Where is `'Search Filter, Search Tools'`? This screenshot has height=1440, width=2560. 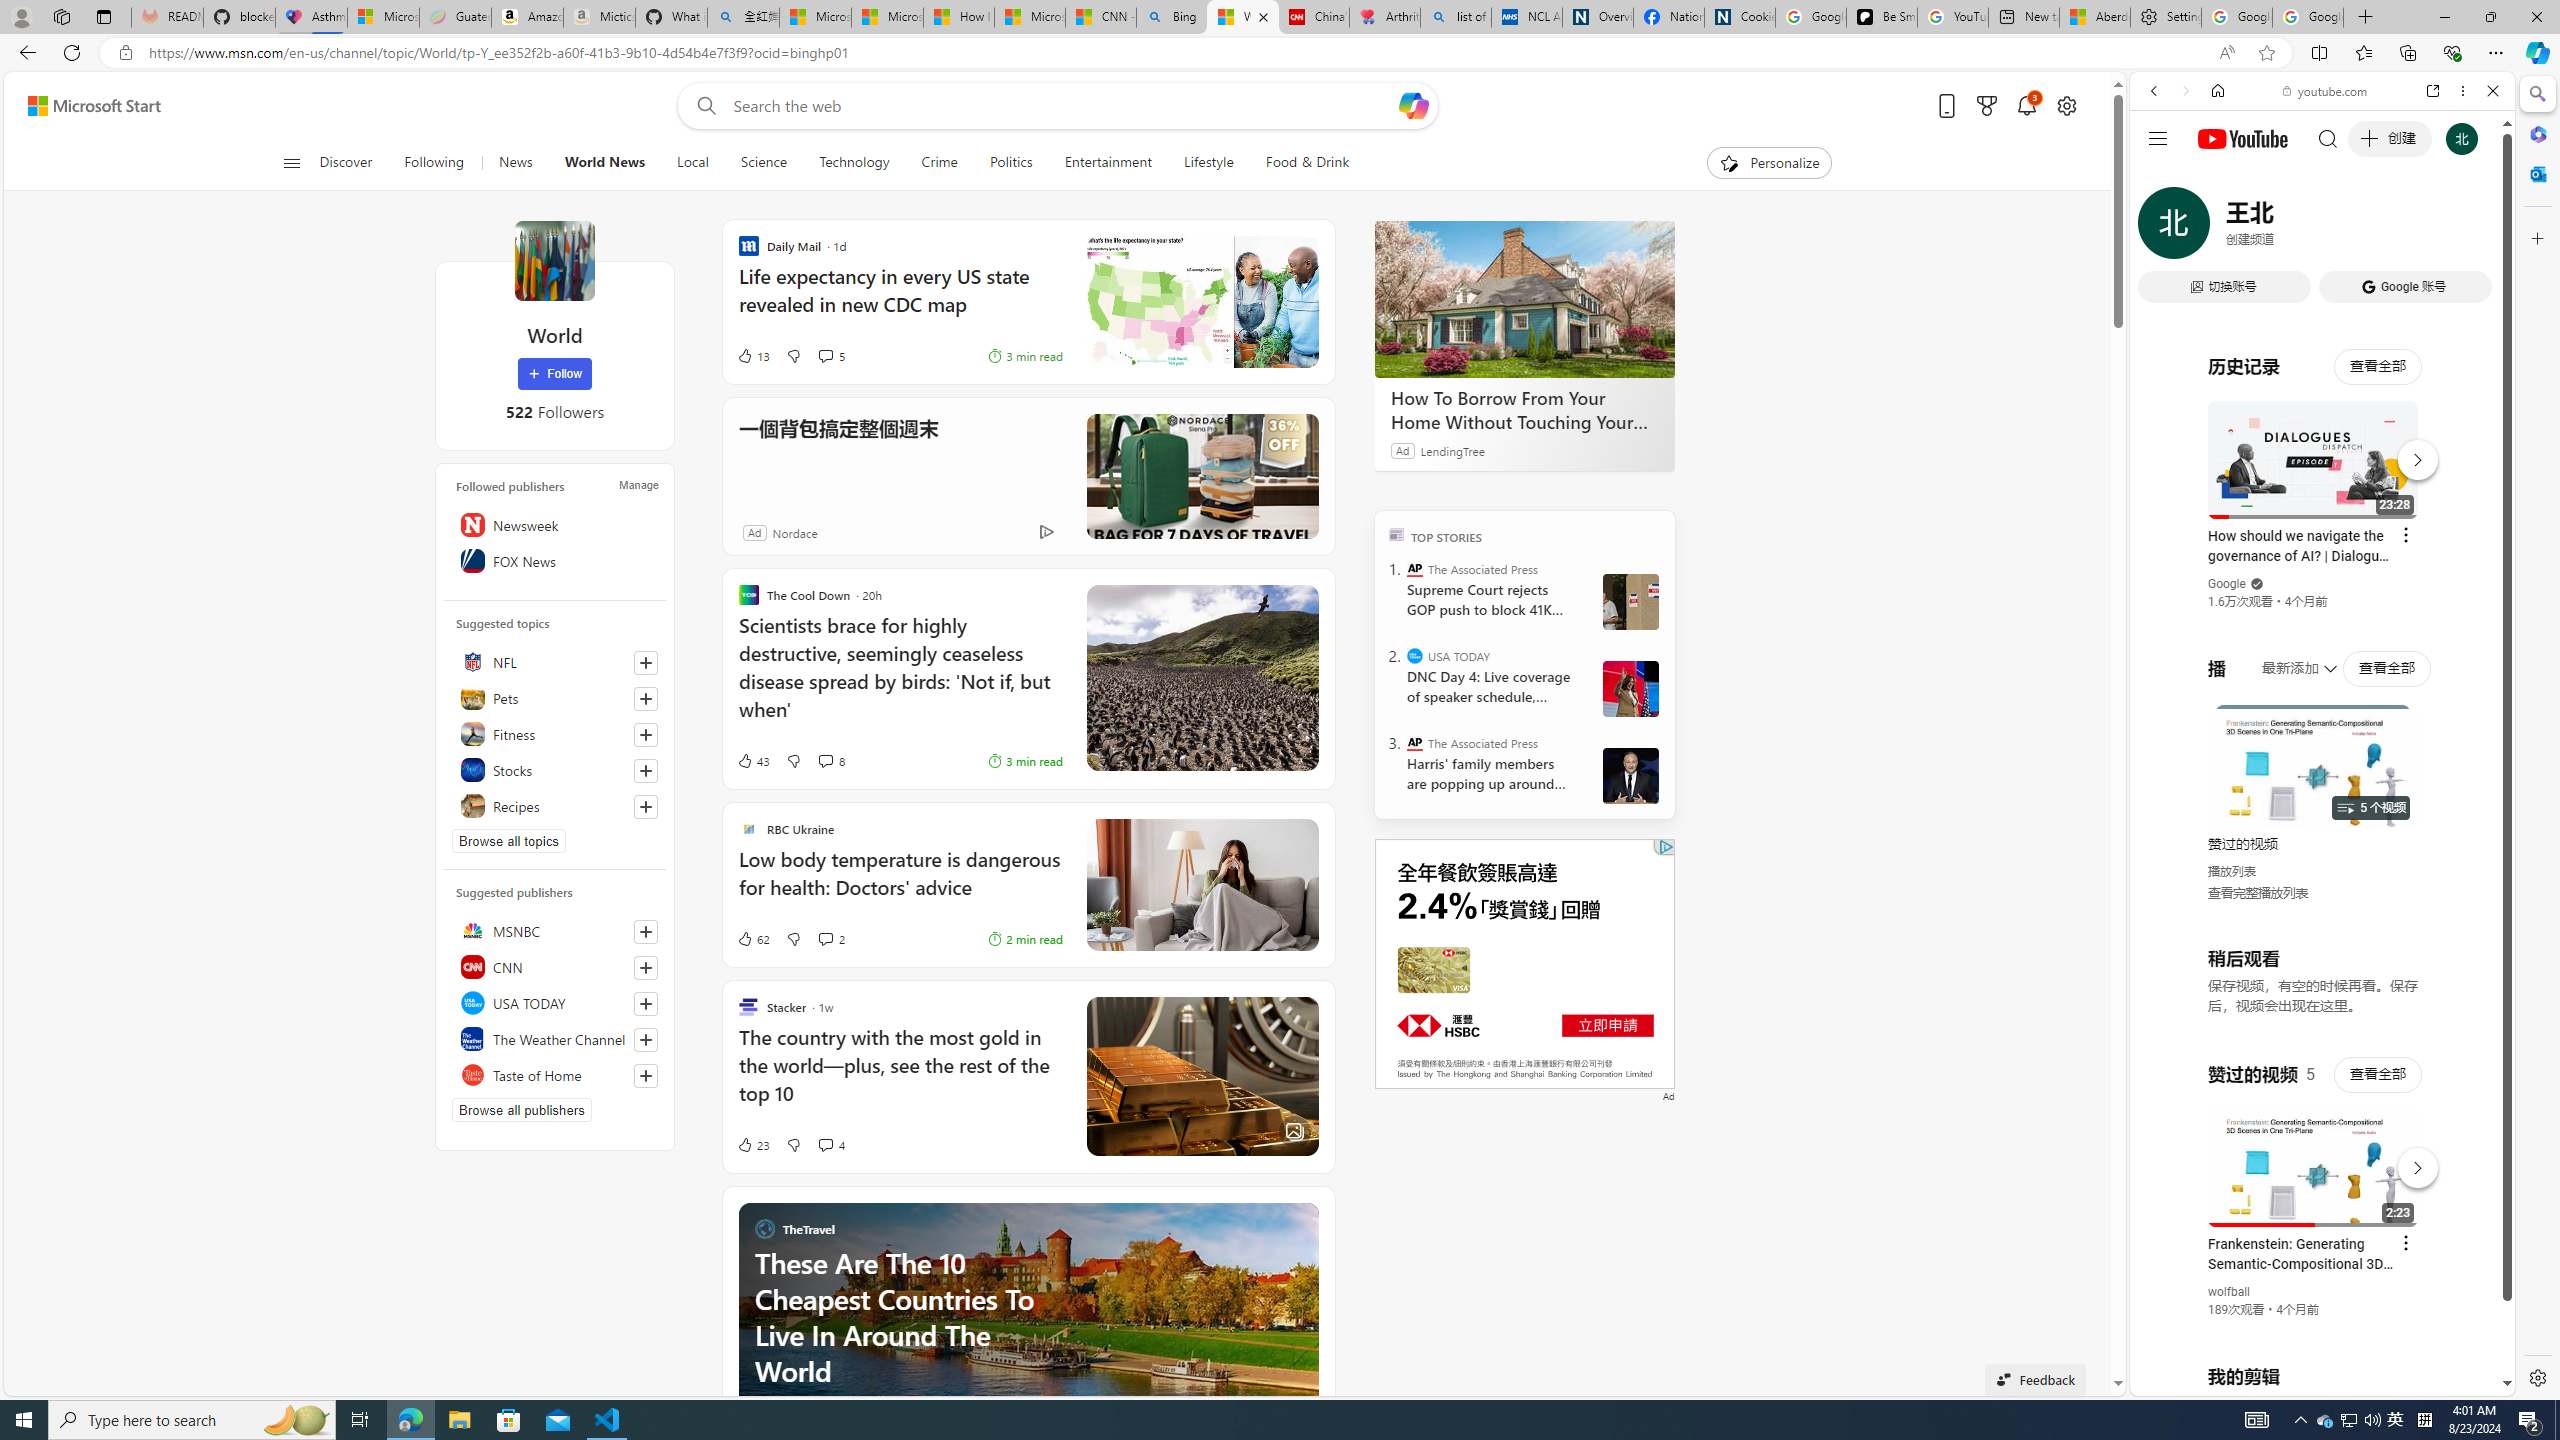
'Search Filter, Search Tools' is located at coordinates (2373, 227).